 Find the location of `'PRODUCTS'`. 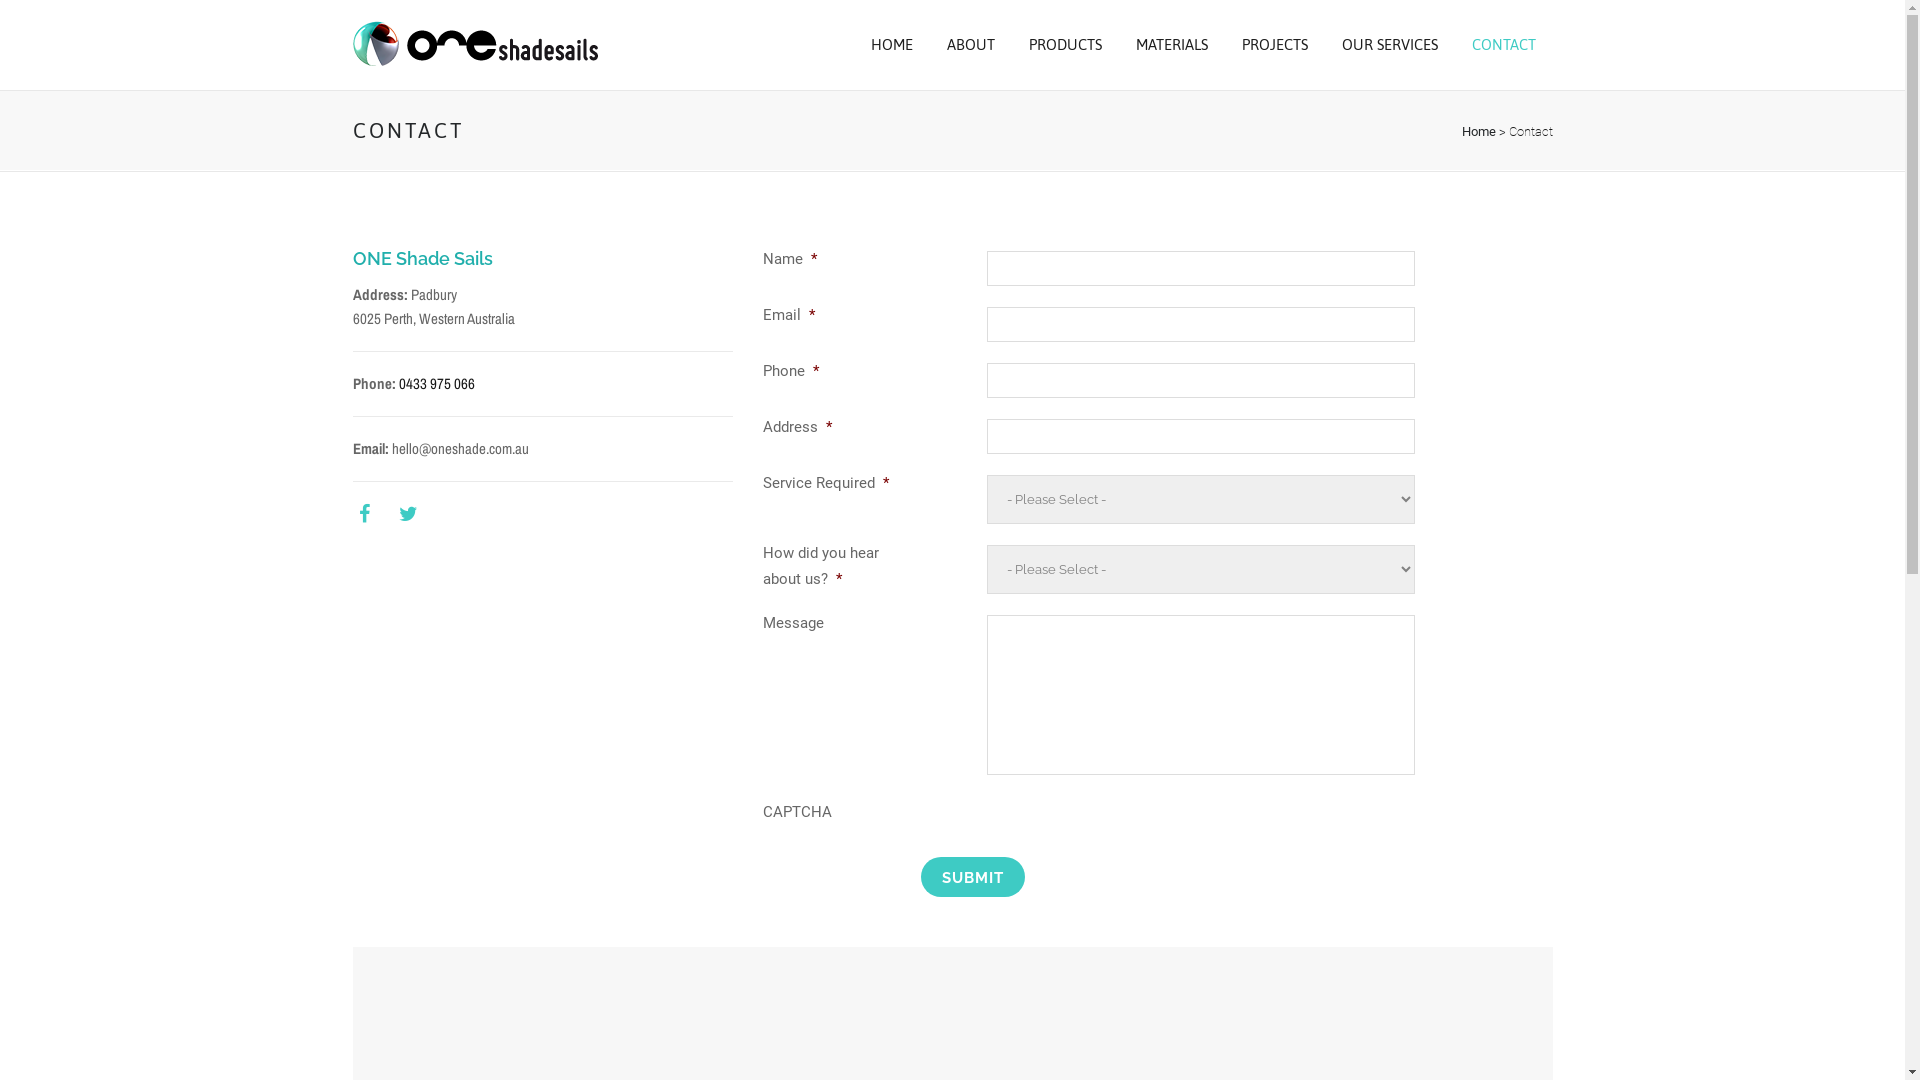

'PRODUCTS' is located at coordinates (1012, 45).